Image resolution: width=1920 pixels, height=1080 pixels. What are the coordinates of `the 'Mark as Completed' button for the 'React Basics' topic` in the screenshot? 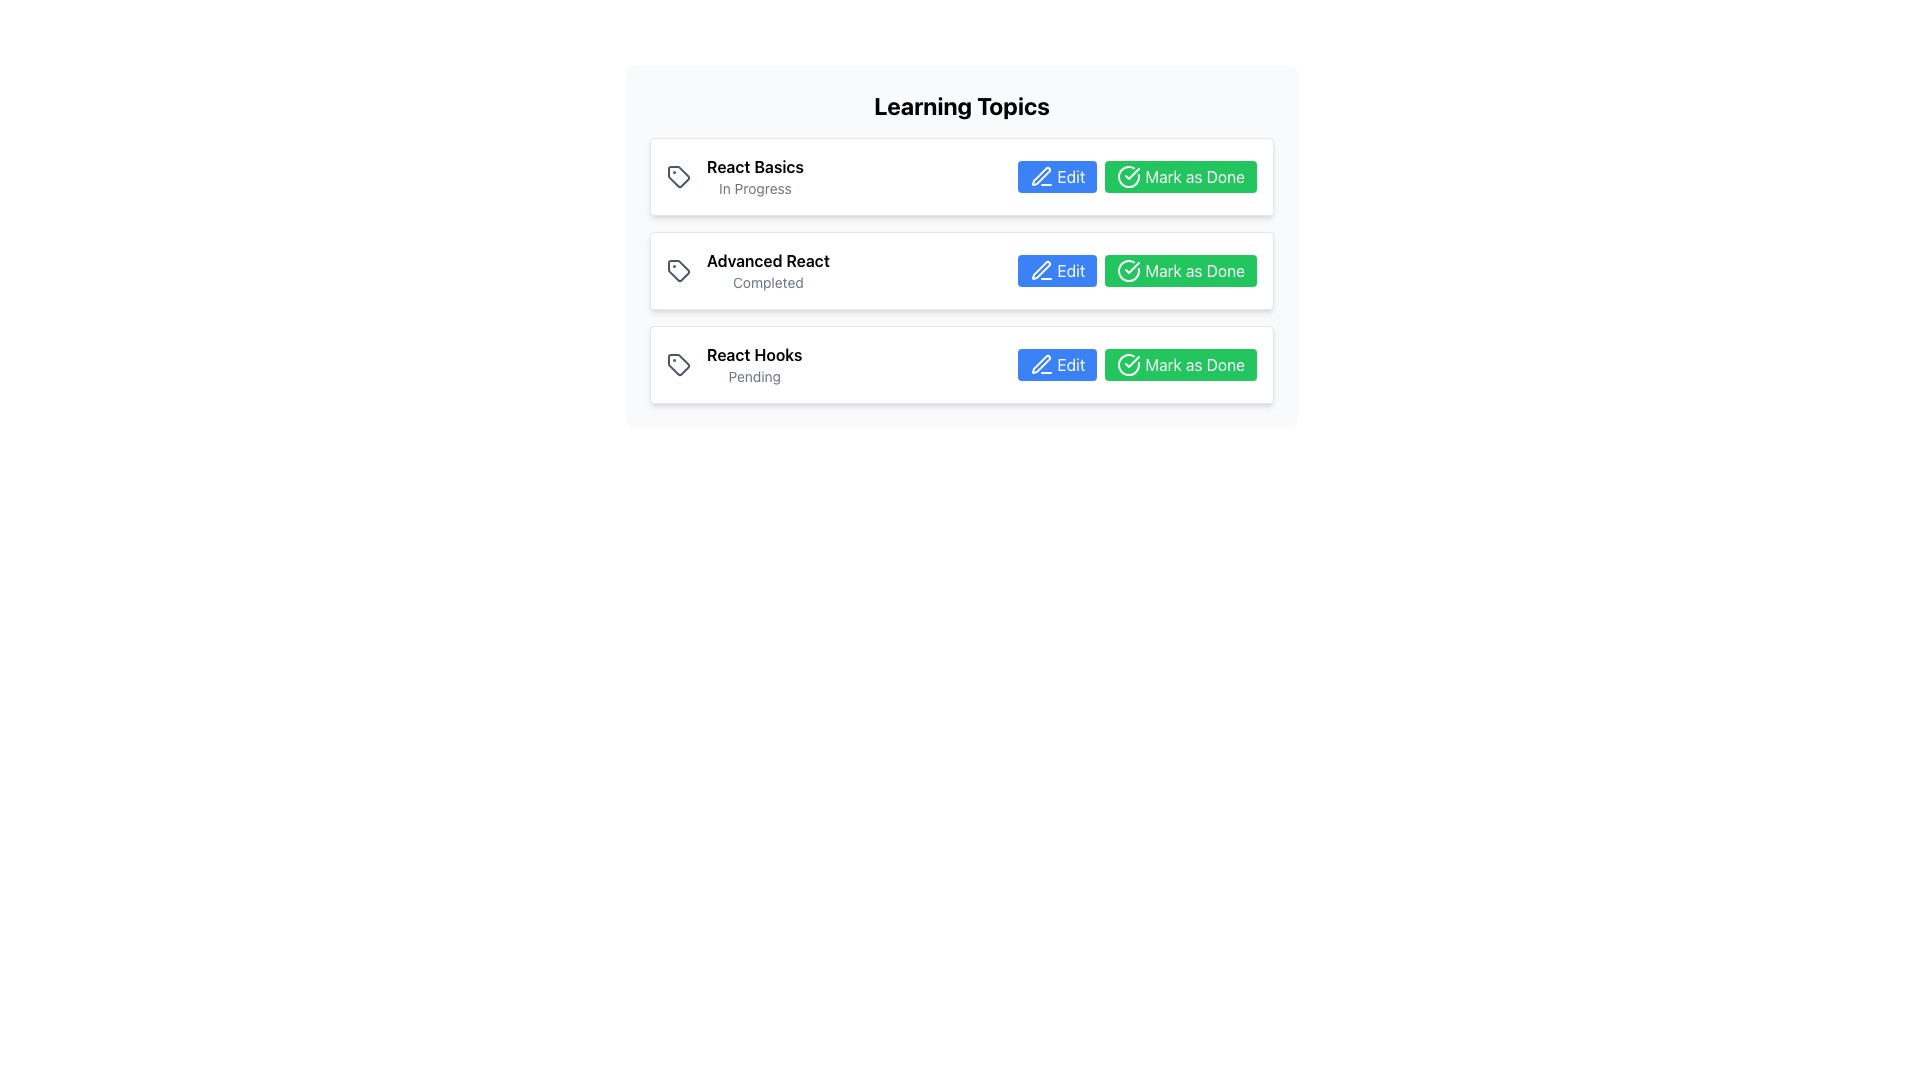 It's located at (1137, 176).